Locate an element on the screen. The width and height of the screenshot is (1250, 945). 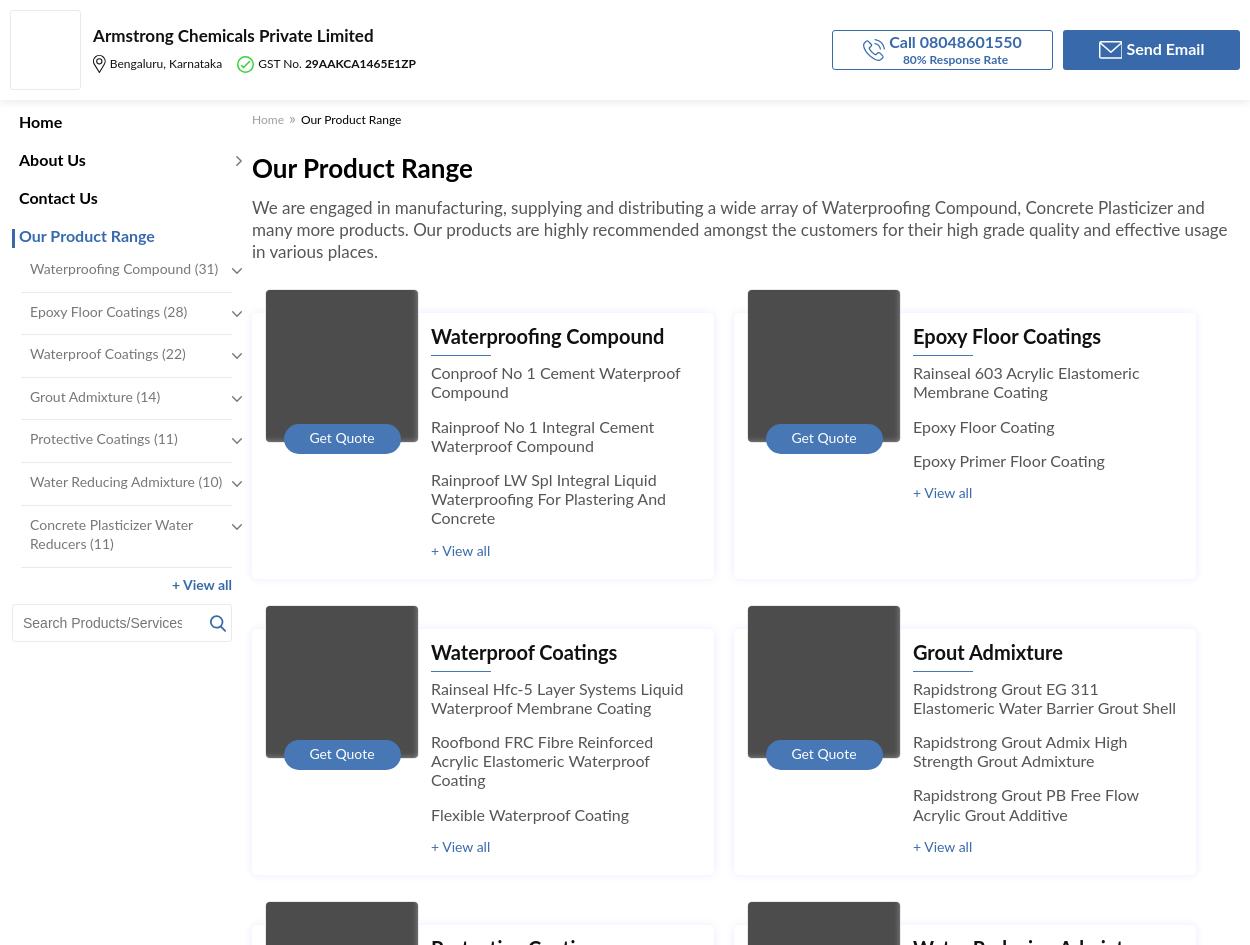
'Epoxy Primer Floor Coating' is located at coordinates (1008, 460).